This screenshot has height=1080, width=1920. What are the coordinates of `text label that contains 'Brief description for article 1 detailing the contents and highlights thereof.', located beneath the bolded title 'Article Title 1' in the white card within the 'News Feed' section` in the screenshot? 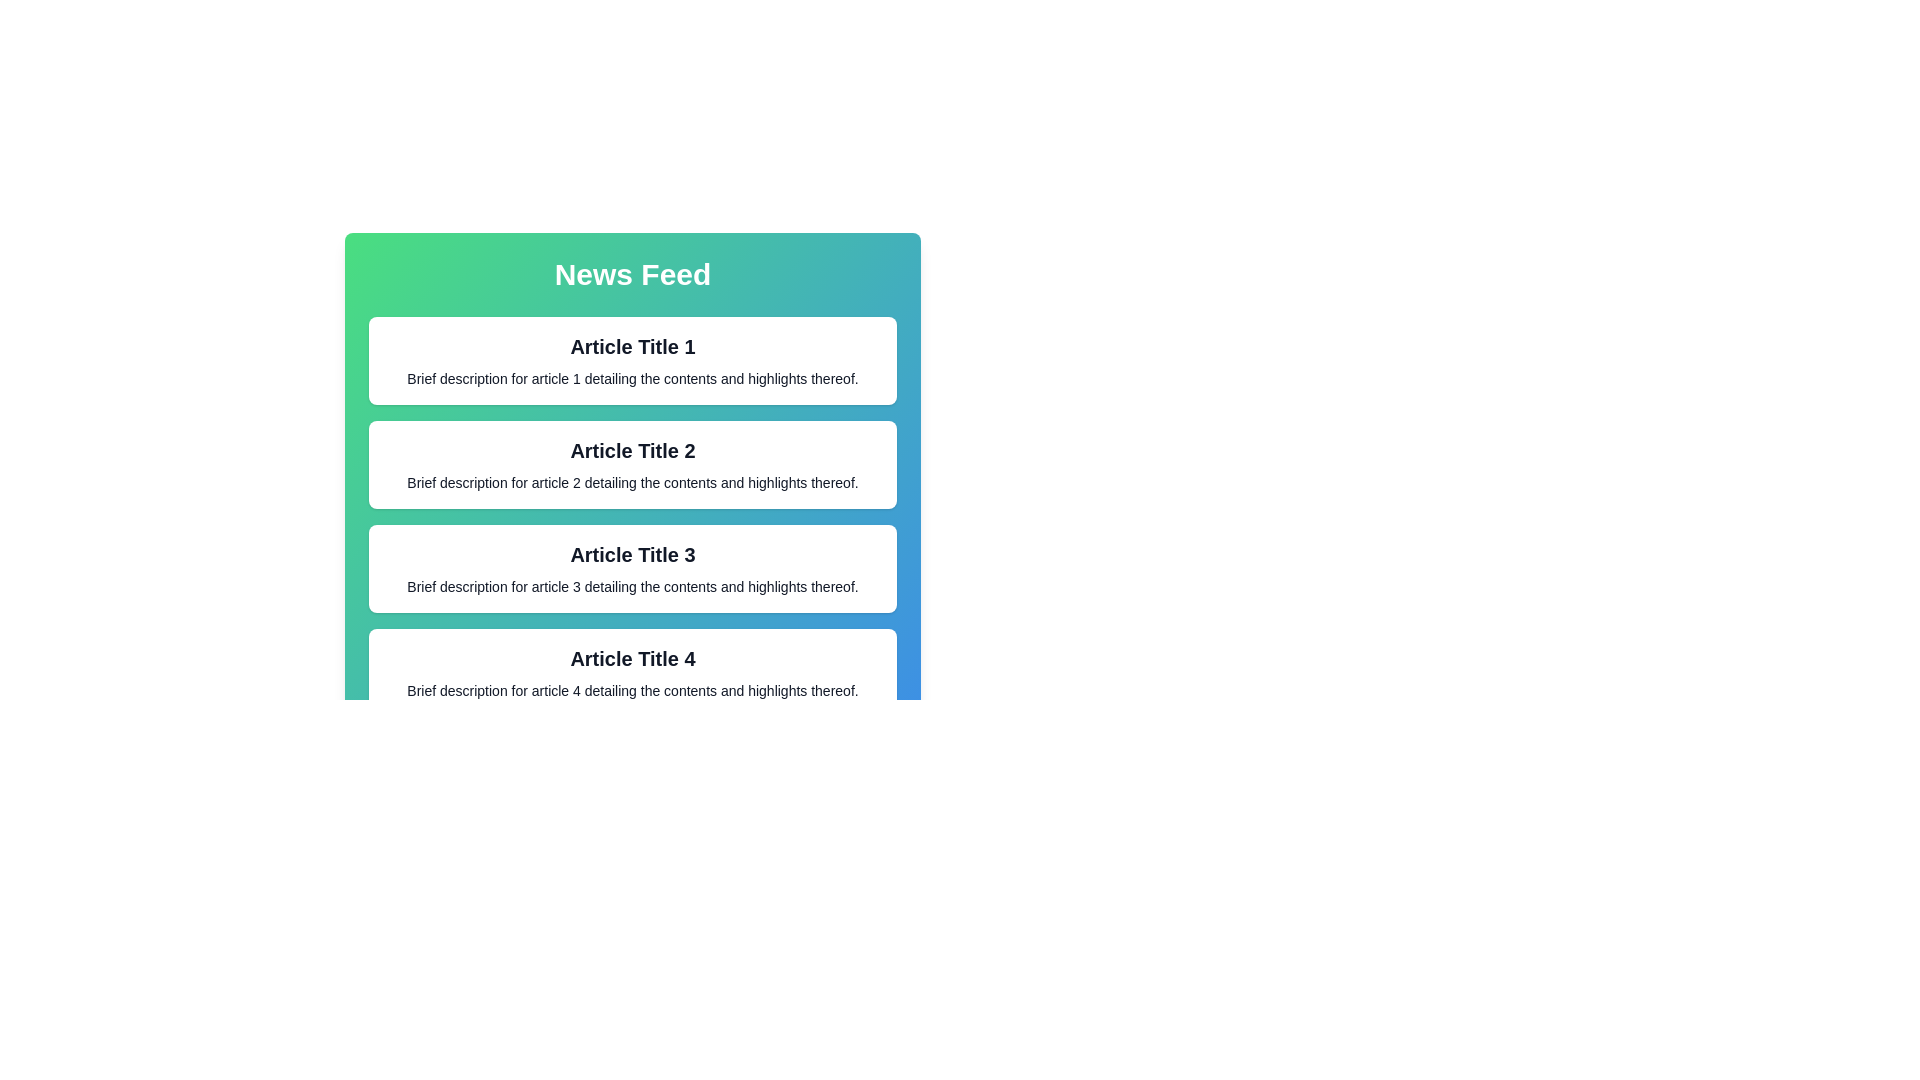 It's located at (632, 378).